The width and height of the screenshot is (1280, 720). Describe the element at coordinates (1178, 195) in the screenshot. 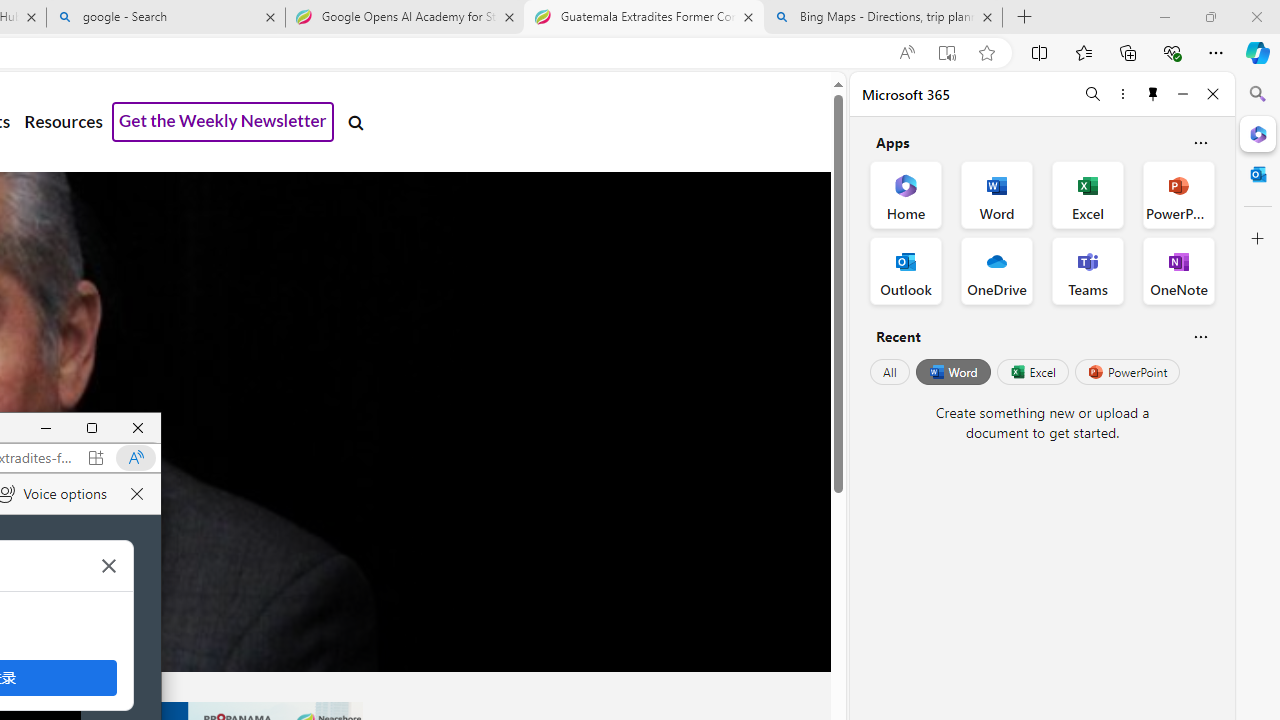

I see `'PowerPoint Office App'` at that location.